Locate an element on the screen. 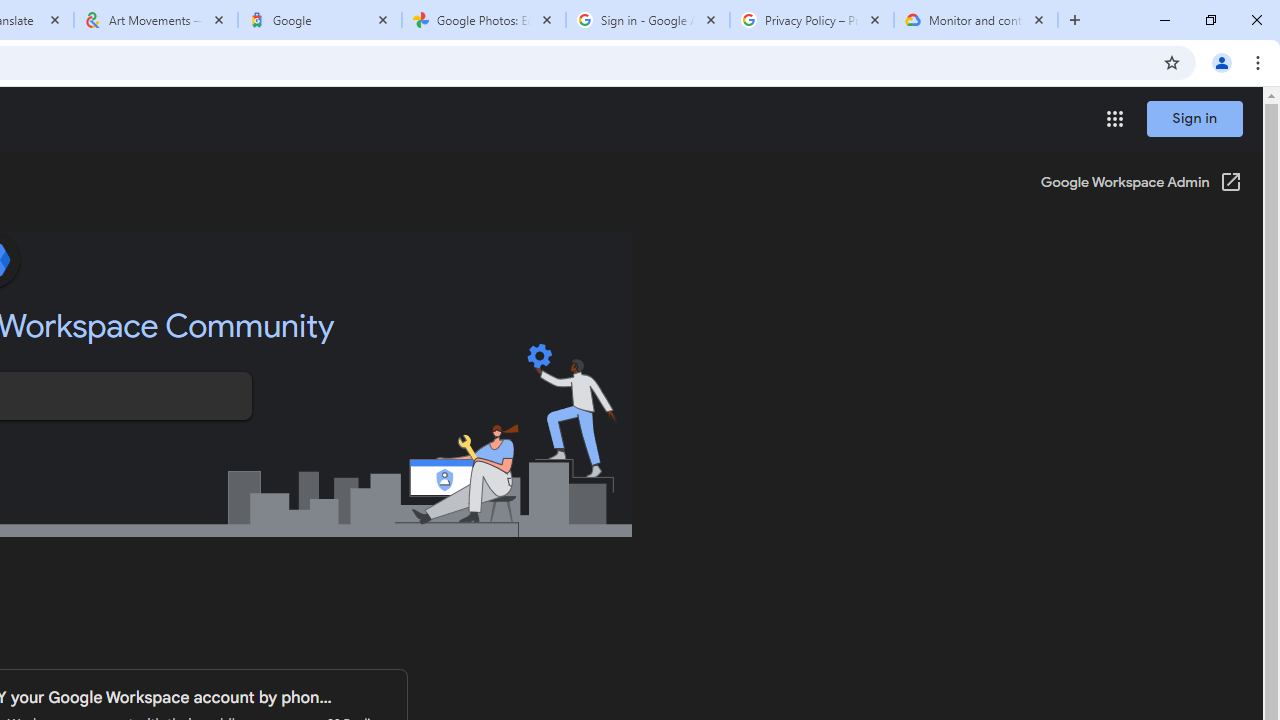 The width and height of the screenshot is (1280, 720). 'Chrome' is located at coordinates (1259, 61).